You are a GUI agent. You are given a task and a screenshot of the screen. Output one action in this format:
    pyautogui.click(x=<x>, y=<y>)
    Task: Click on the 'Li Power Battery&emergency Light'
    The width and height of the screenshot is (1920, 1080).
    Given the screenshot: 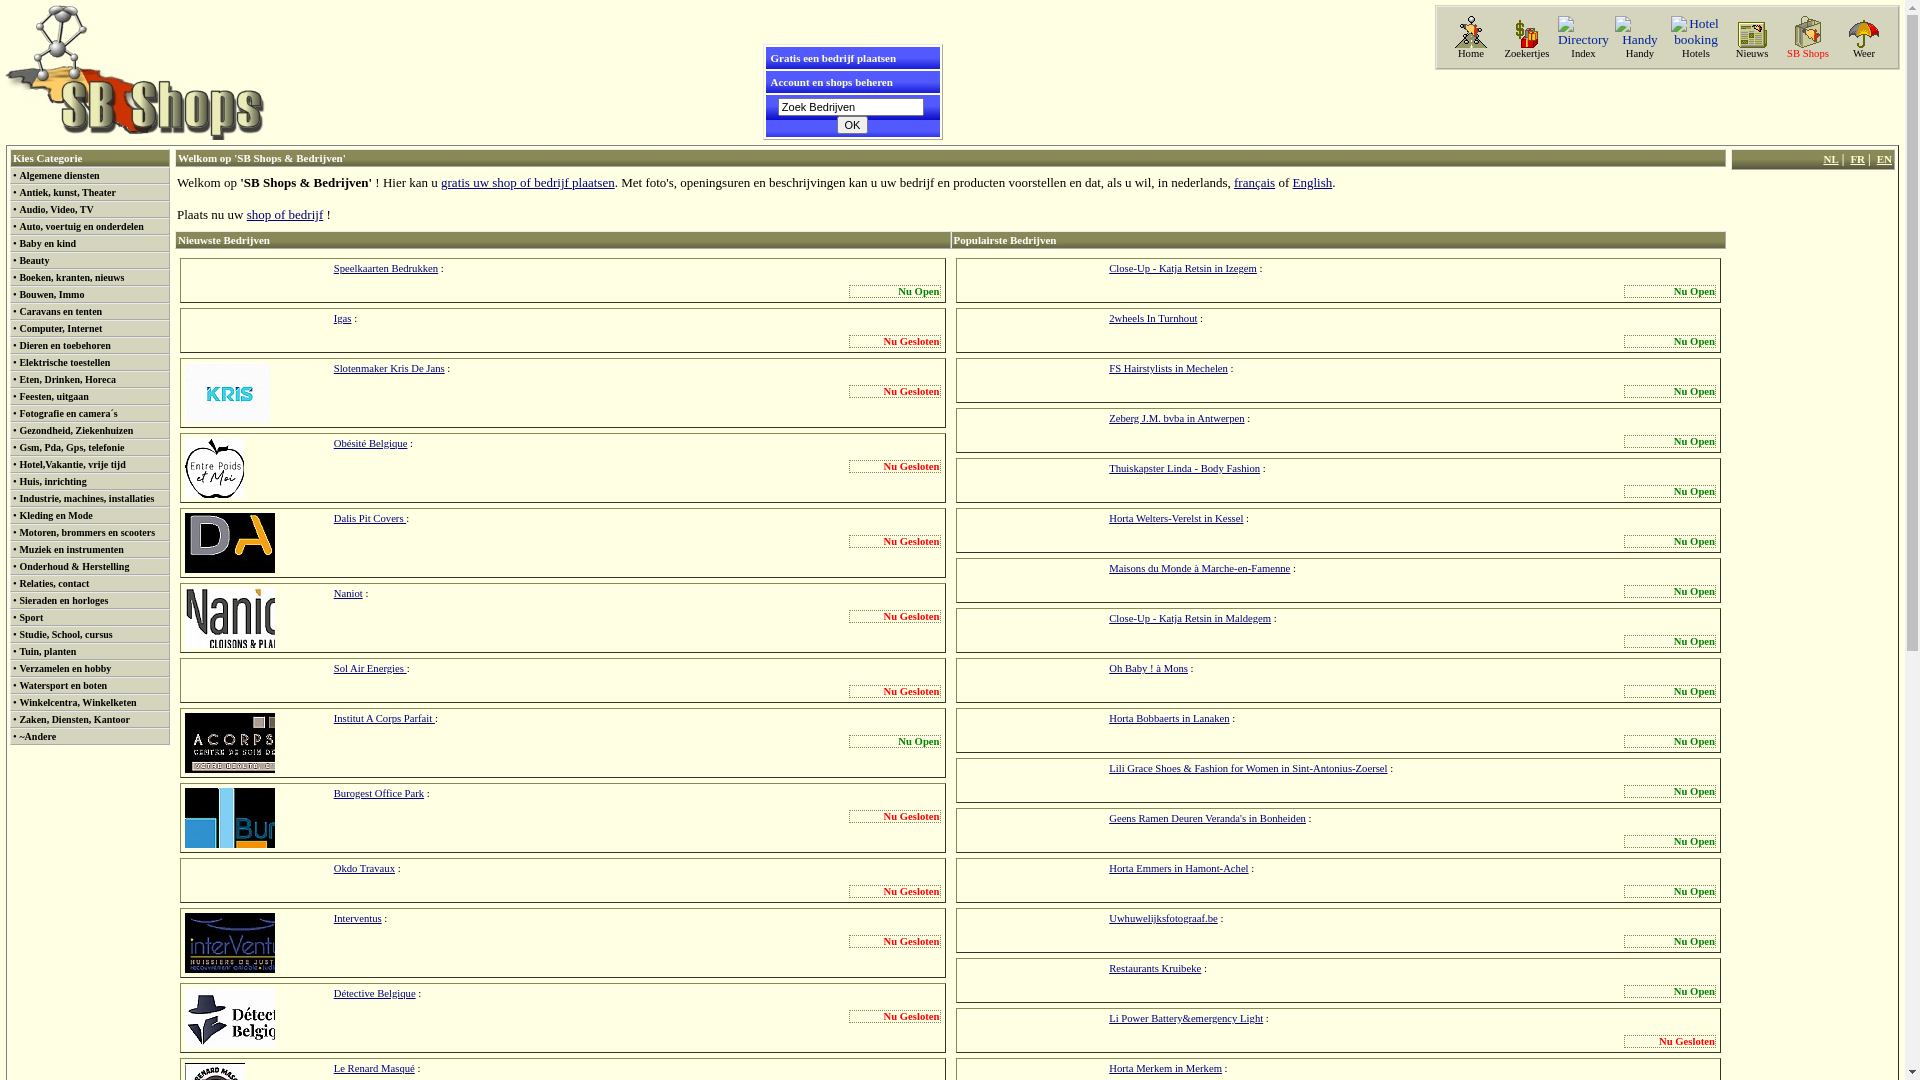 What is the action you would take?
    pyautogui.click(x=1185, y=1018)
    